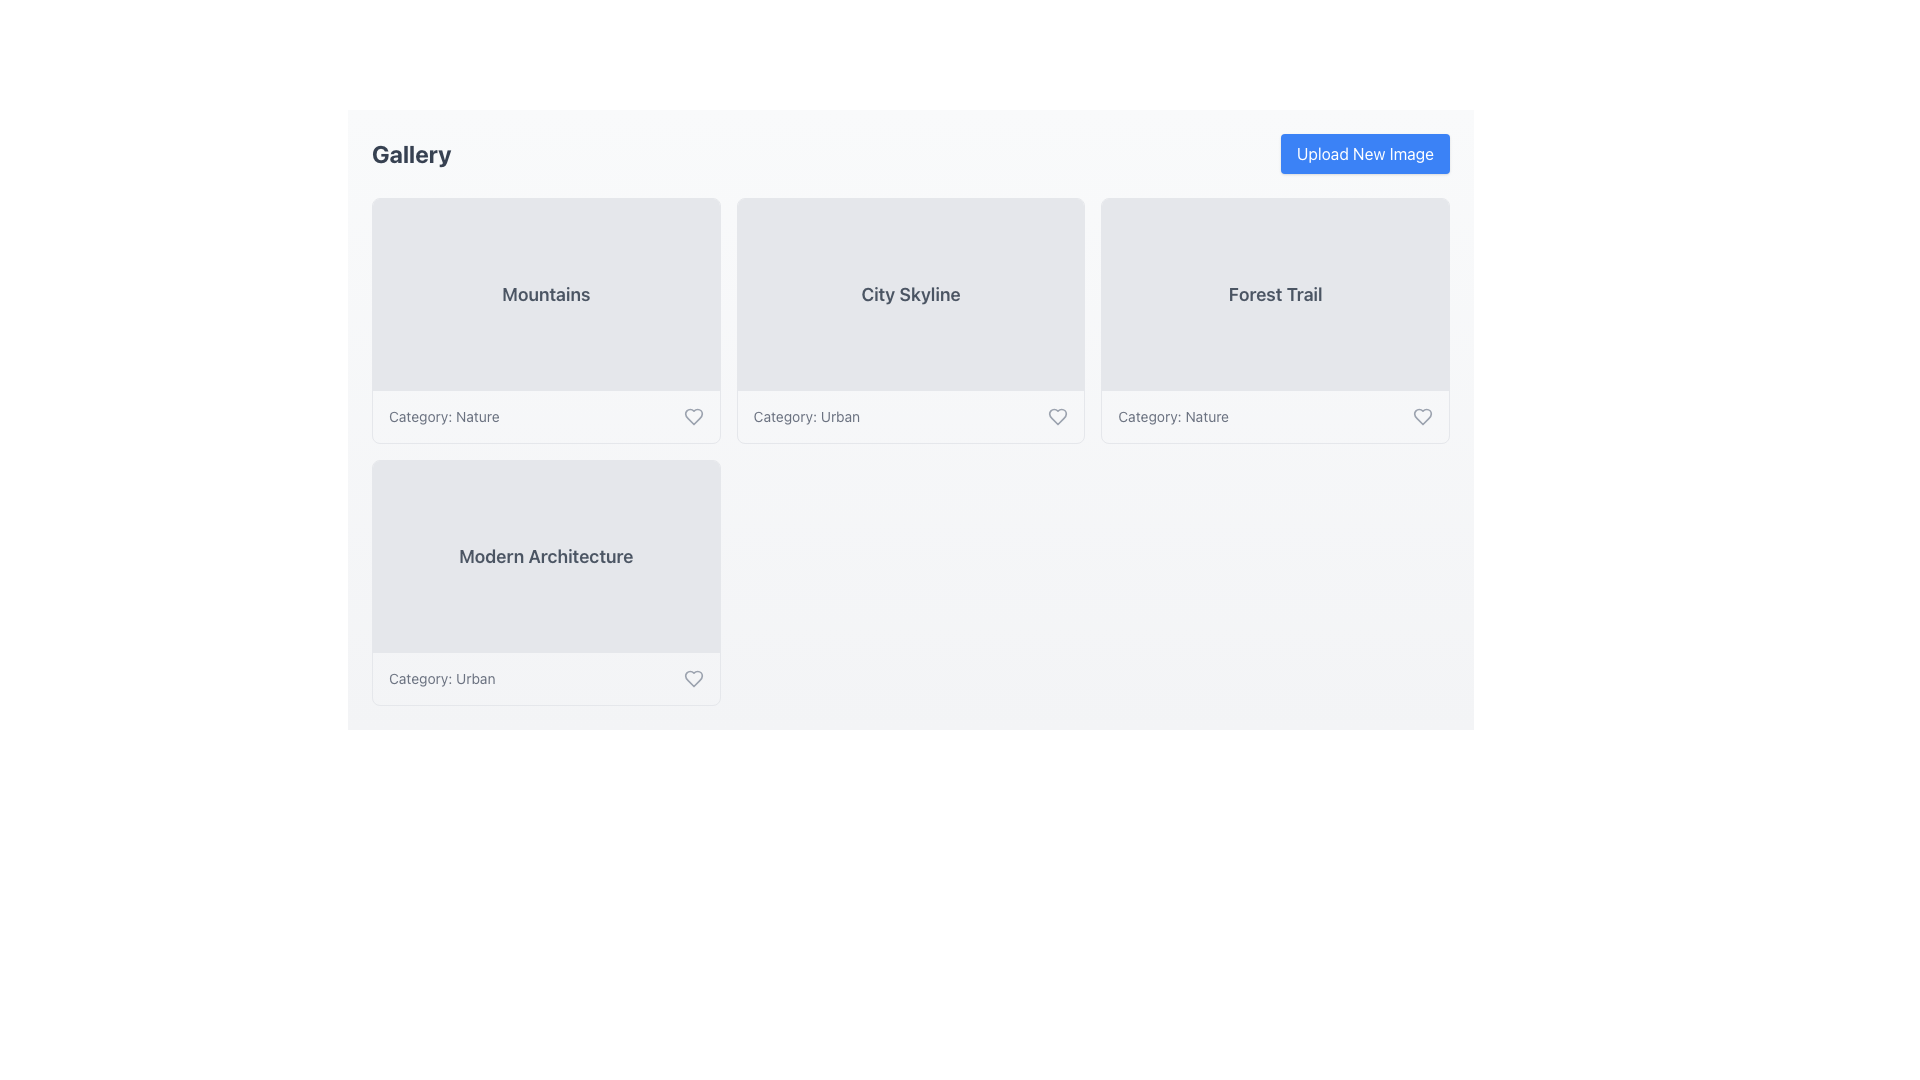  I want to click on the centrally positioned Text Label within the large light gray rectangular frame in the second row, third column of the gallery interface to possibly reveal further information or effects, so click(1274, 294).